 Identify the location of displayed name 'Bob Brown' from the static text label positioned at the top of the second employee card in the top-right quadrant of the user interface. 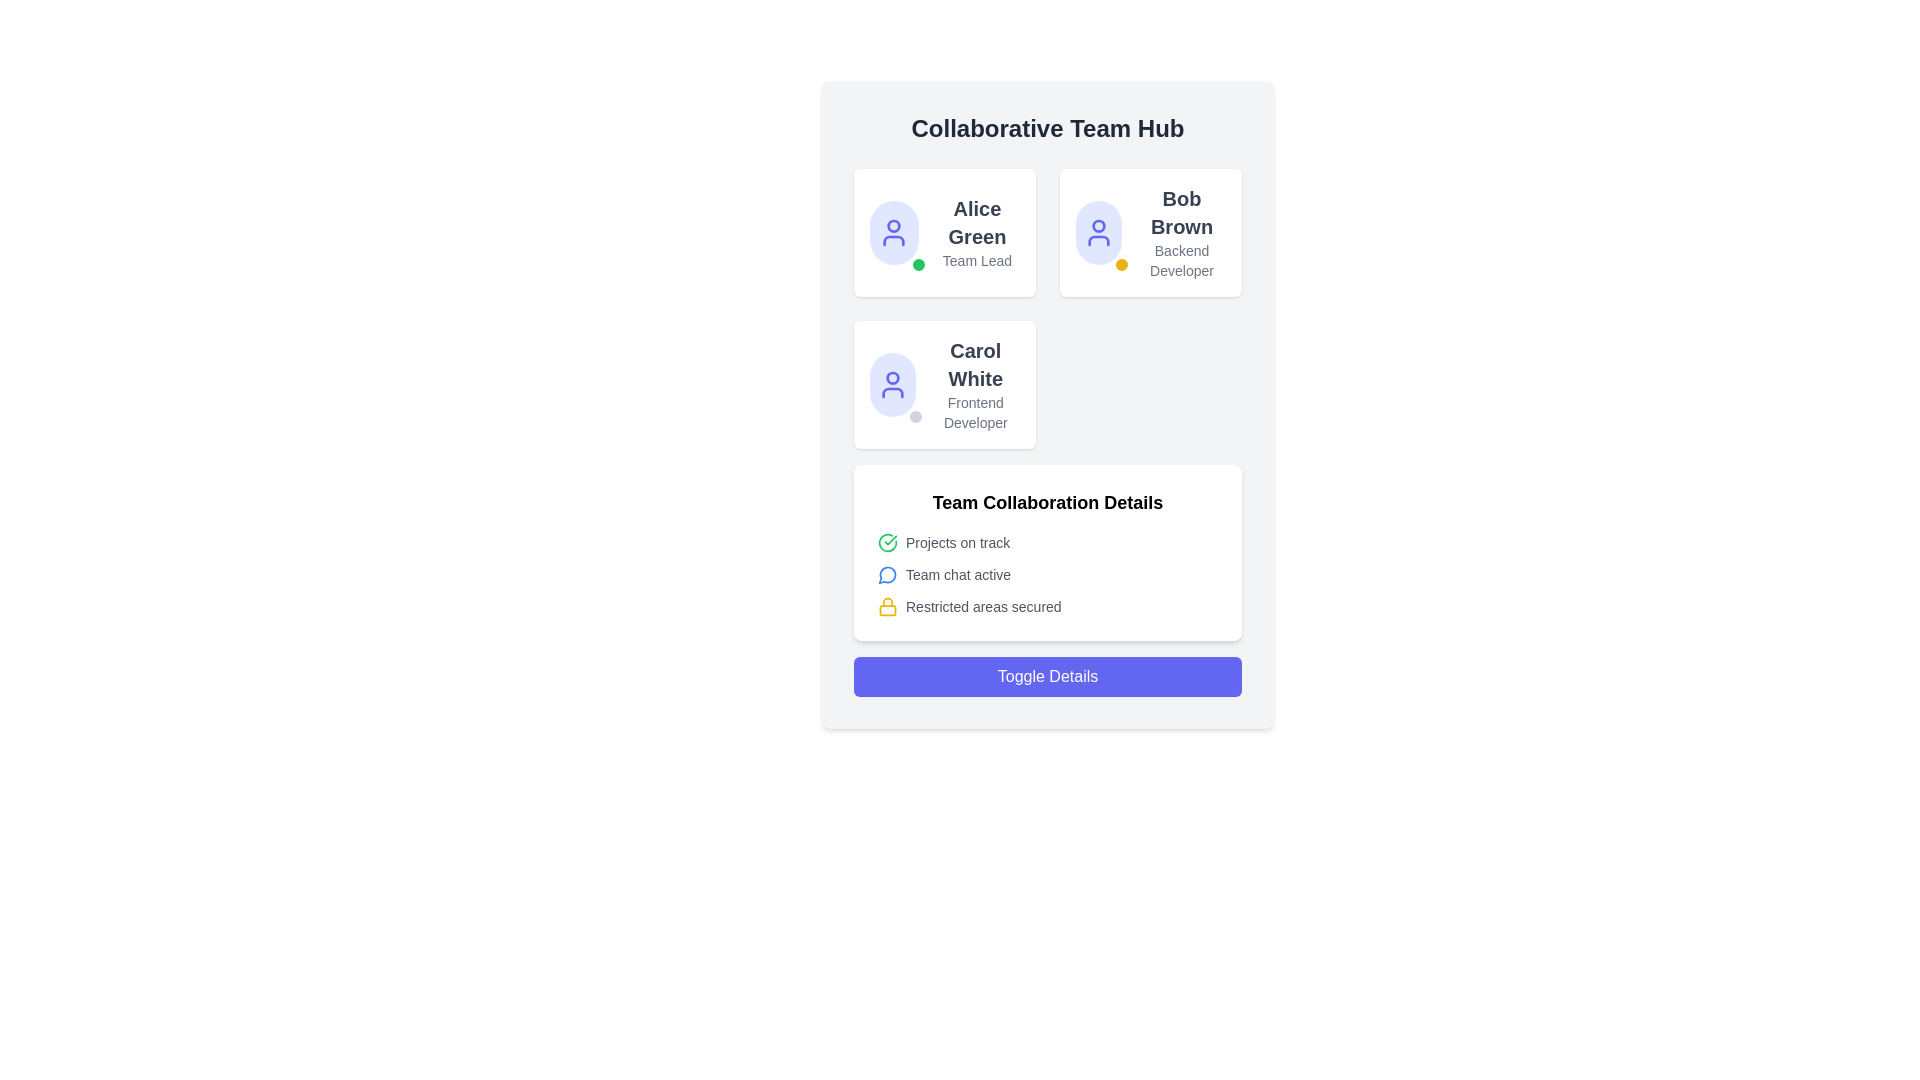
(1181, 212).